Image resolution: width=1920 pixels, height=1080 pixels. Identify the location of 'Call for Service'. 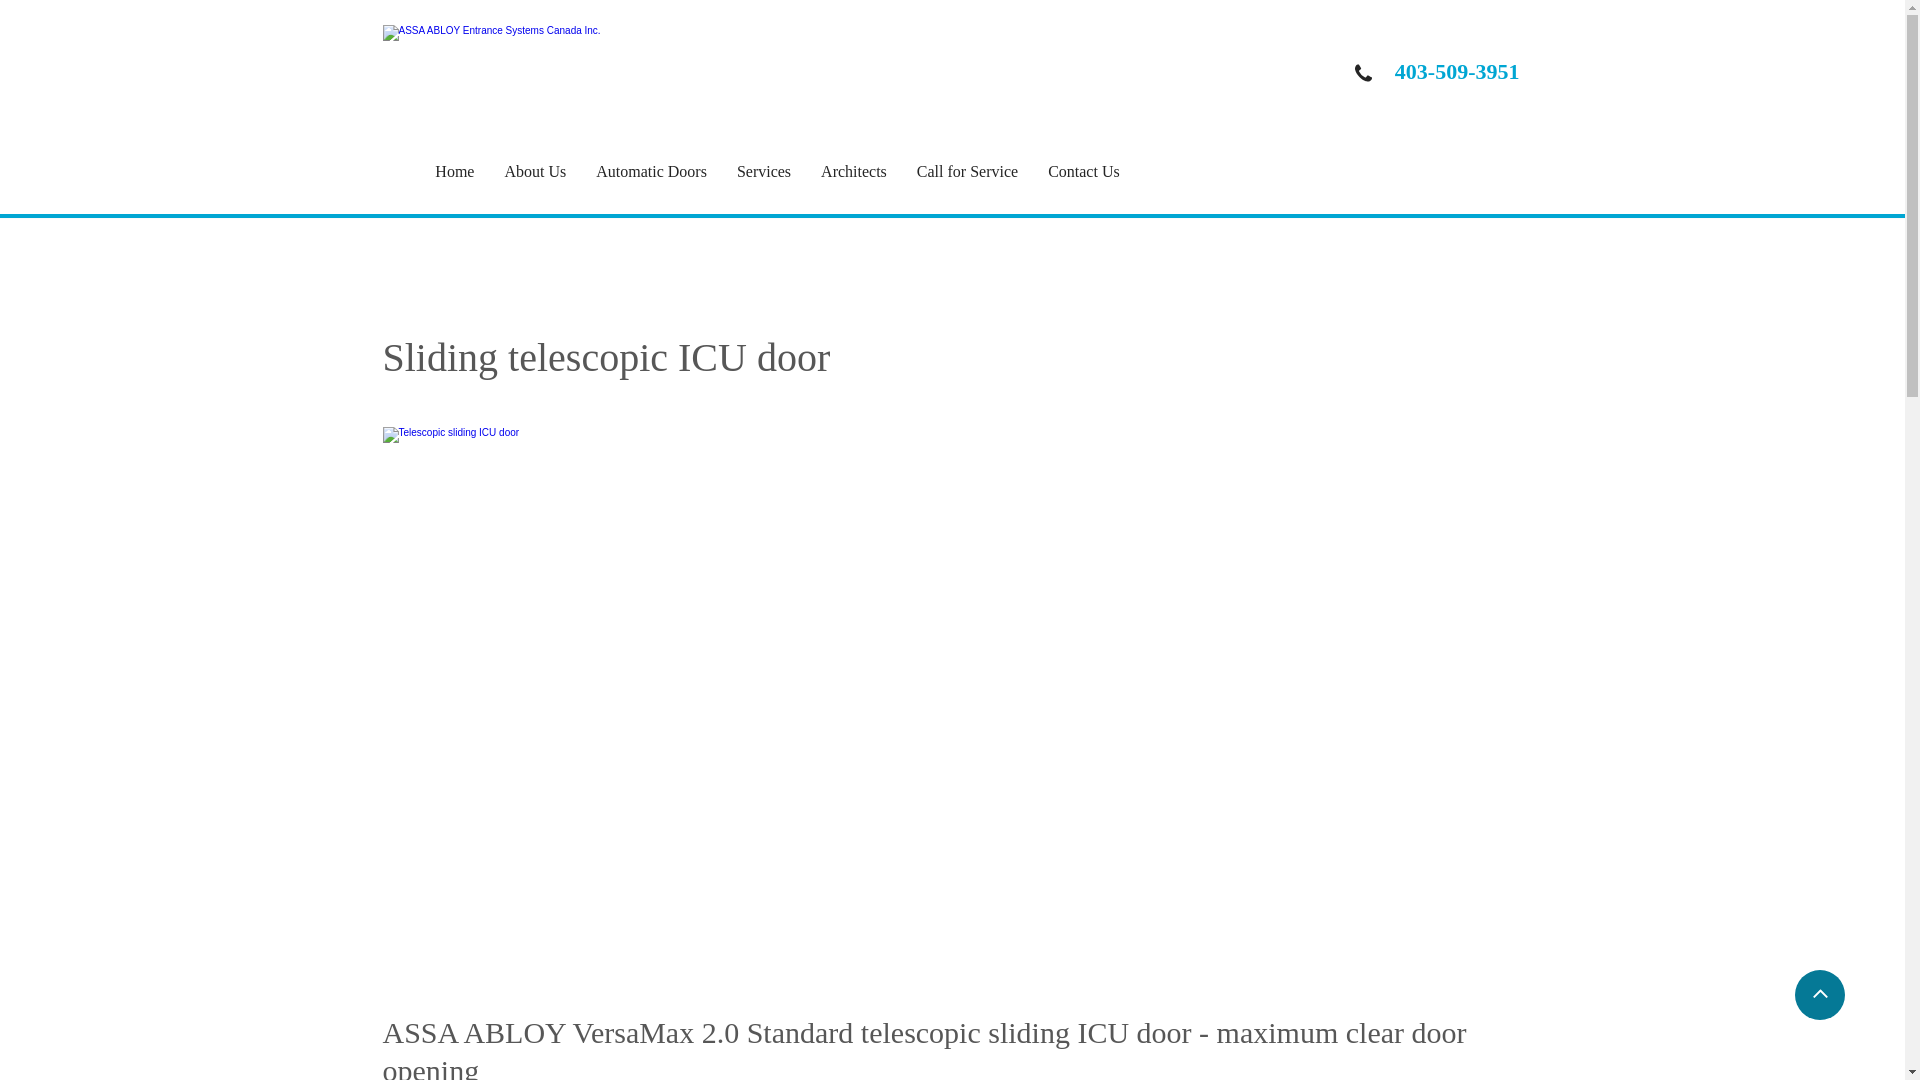
(915, 171).